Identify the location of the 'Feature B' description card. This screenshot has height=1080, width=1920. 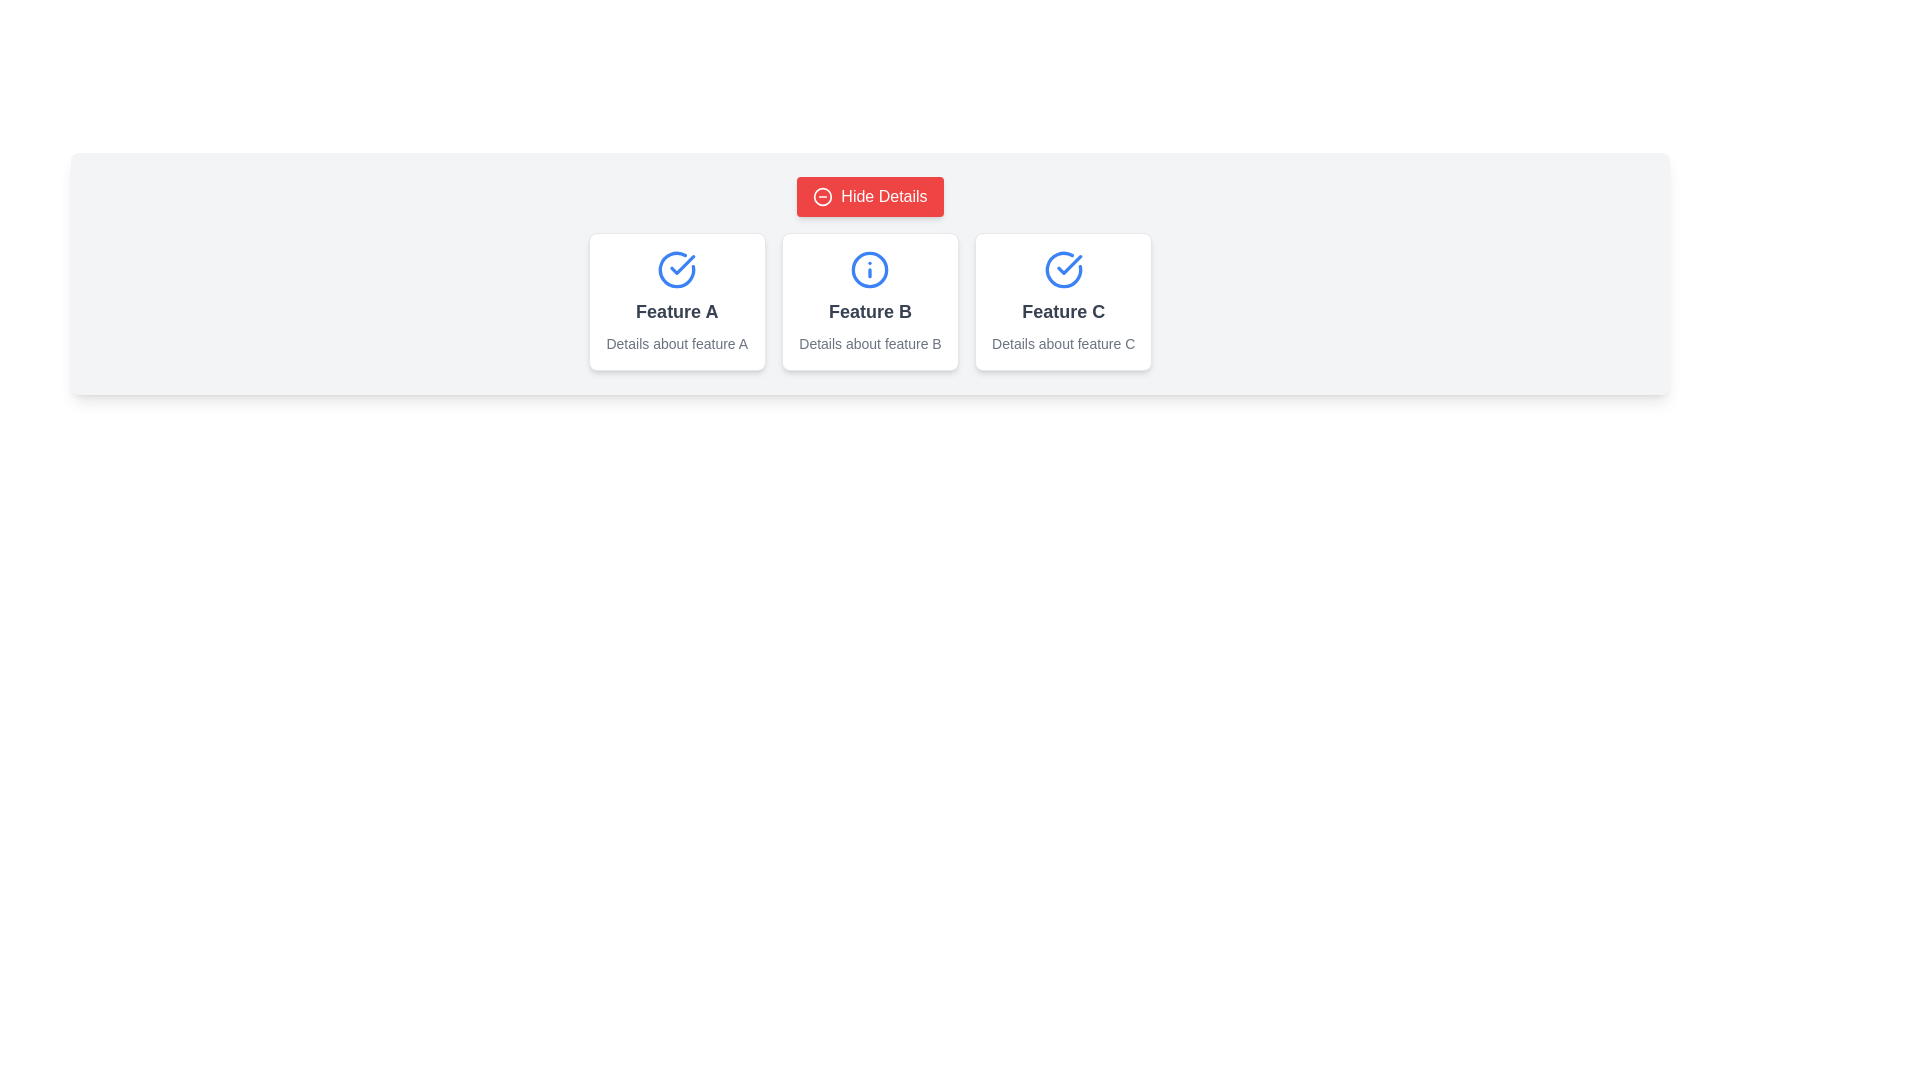
(870, 301).